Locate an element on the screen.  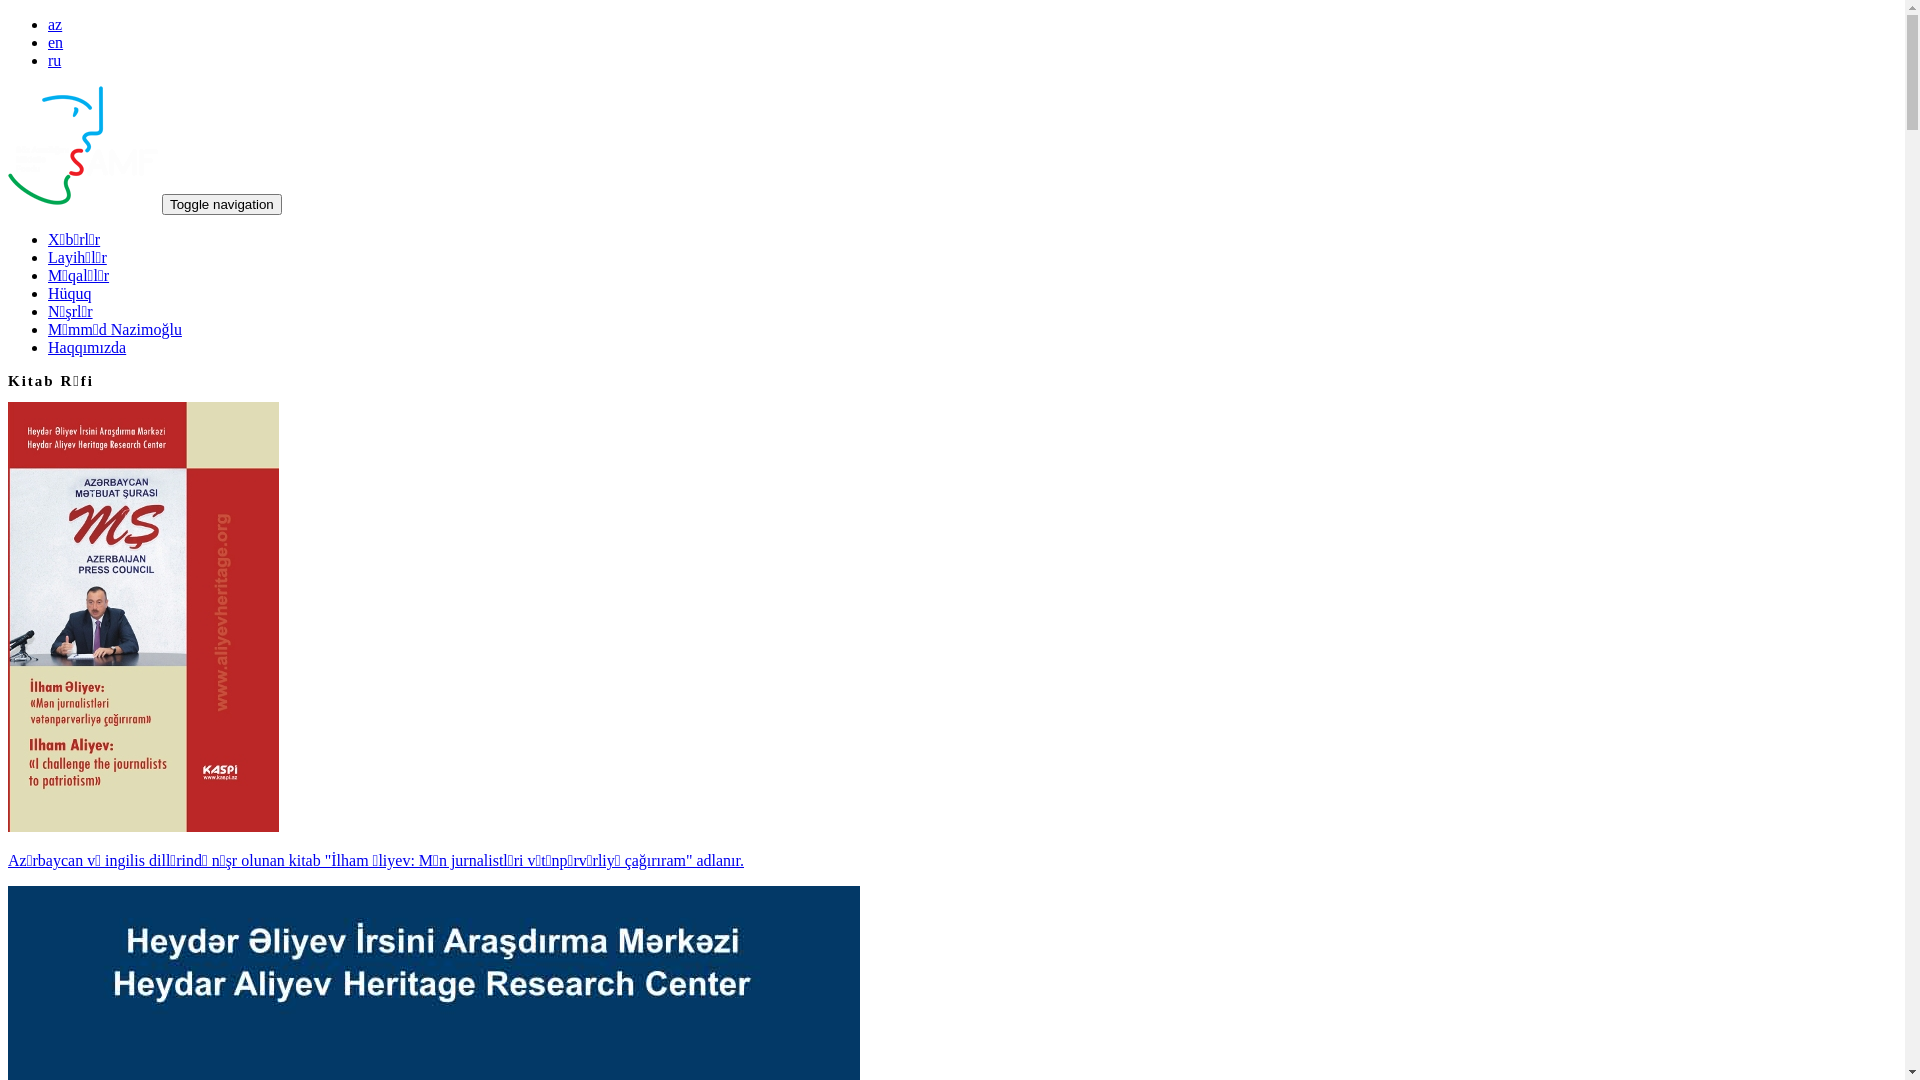
'az' is located at coordinates (48, 24).